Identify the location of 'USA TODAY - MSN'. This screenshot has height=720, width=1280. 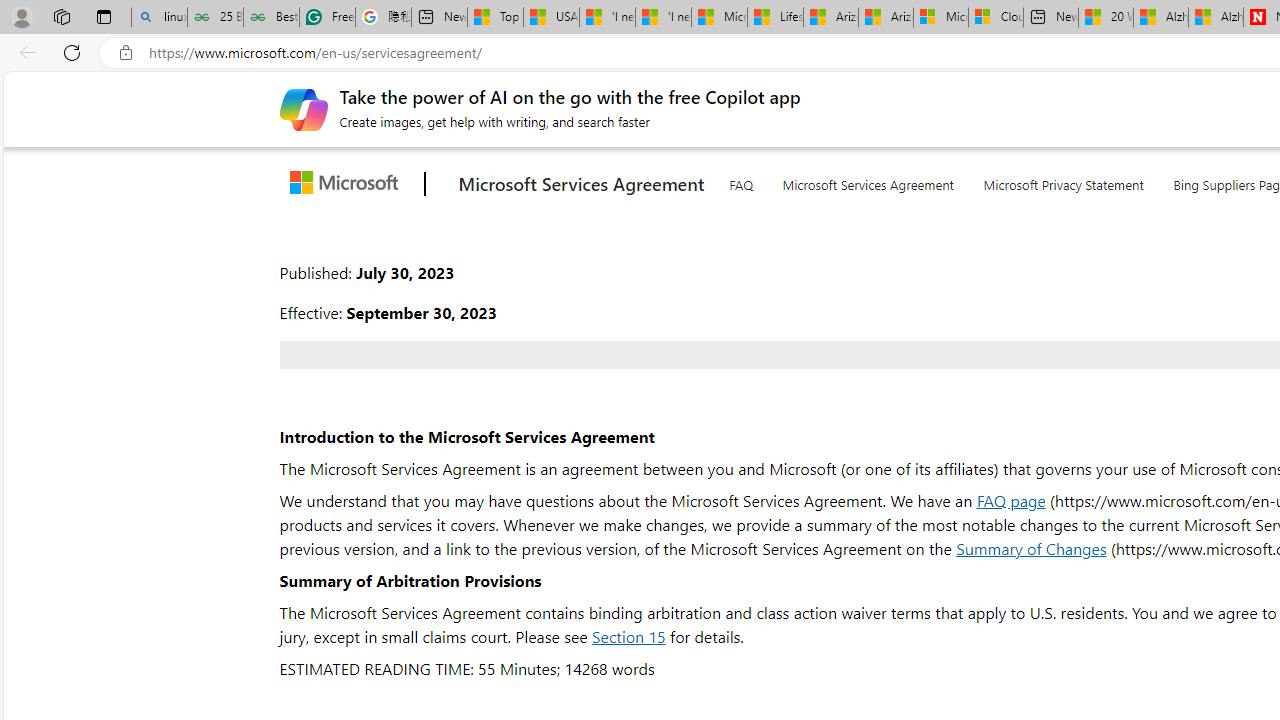
(551, 17).